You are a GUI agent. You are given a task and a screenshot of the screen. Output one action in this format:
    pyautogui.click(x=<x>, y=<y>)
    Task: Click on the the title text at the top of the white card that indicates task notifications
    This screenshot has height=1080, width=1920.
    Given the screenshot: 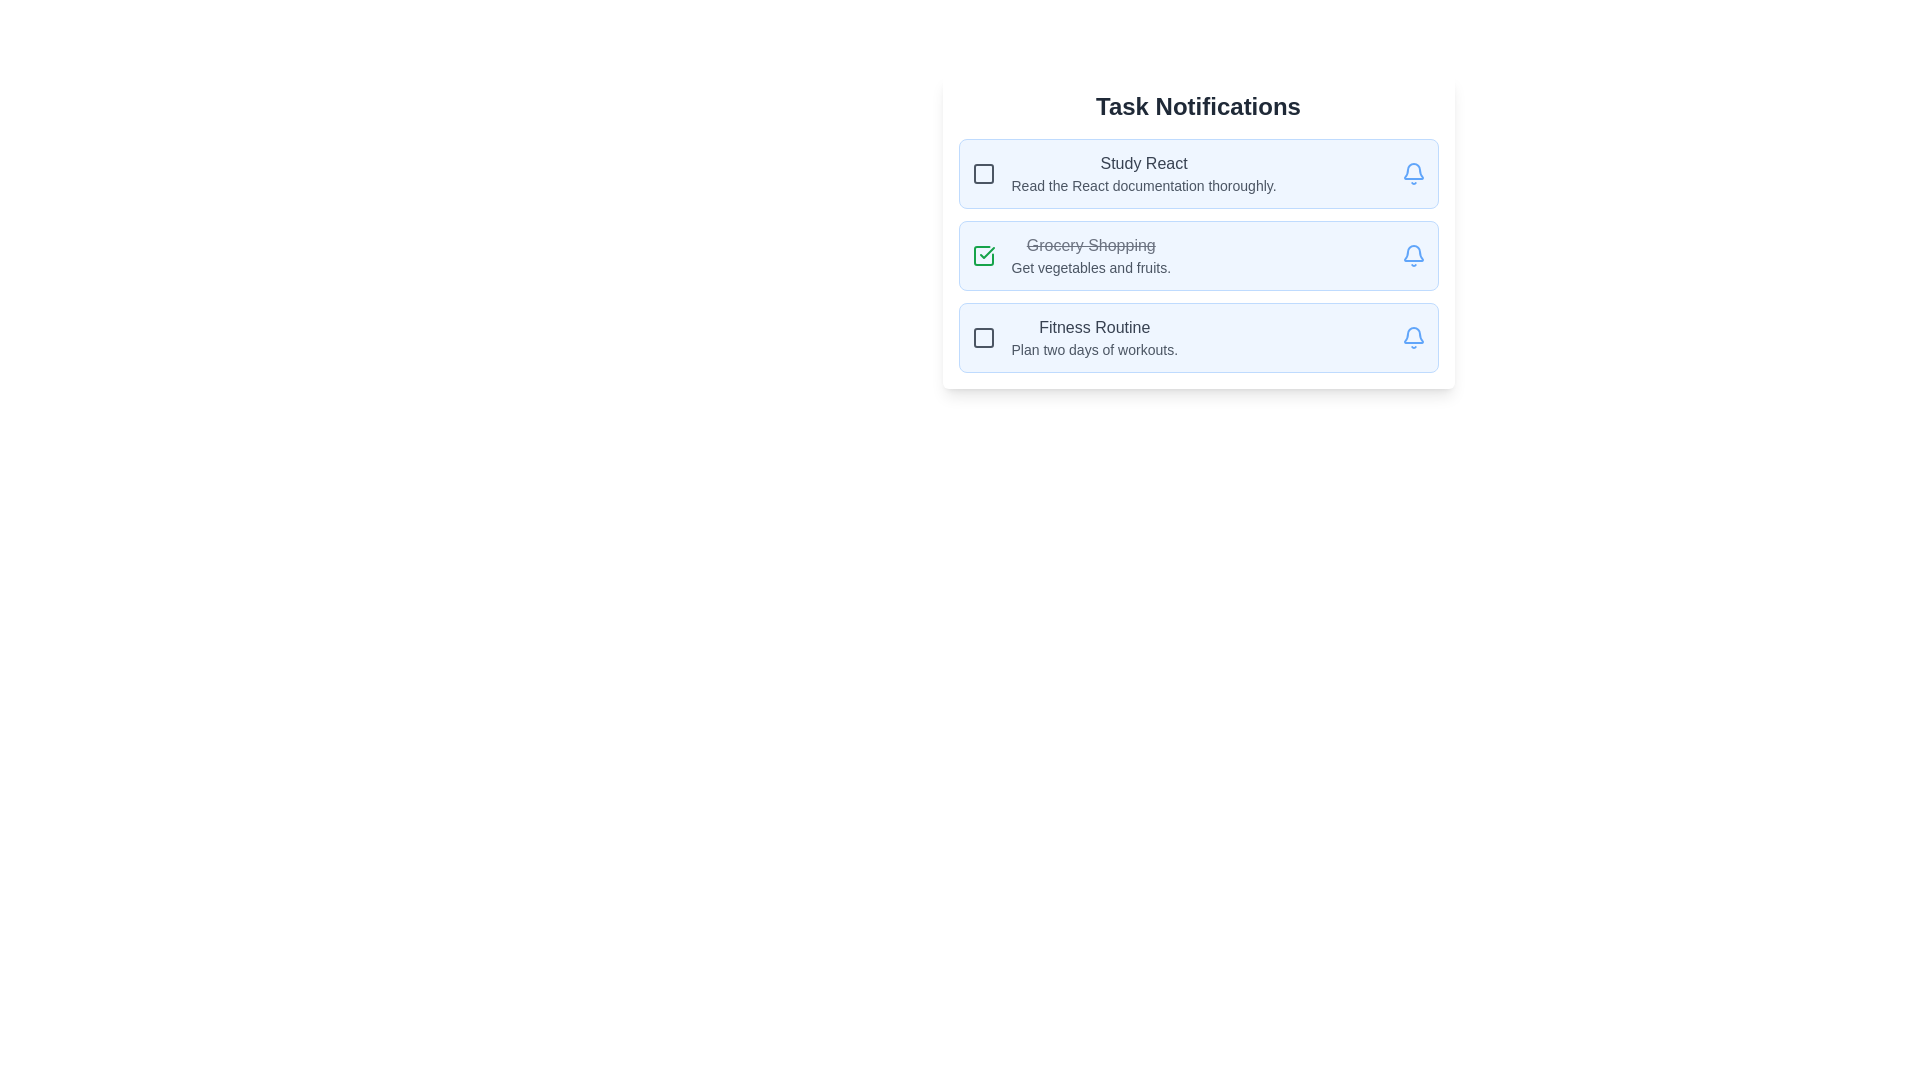 What is the action you would take?
    pyautogui.click(x=1198, y=107)
    